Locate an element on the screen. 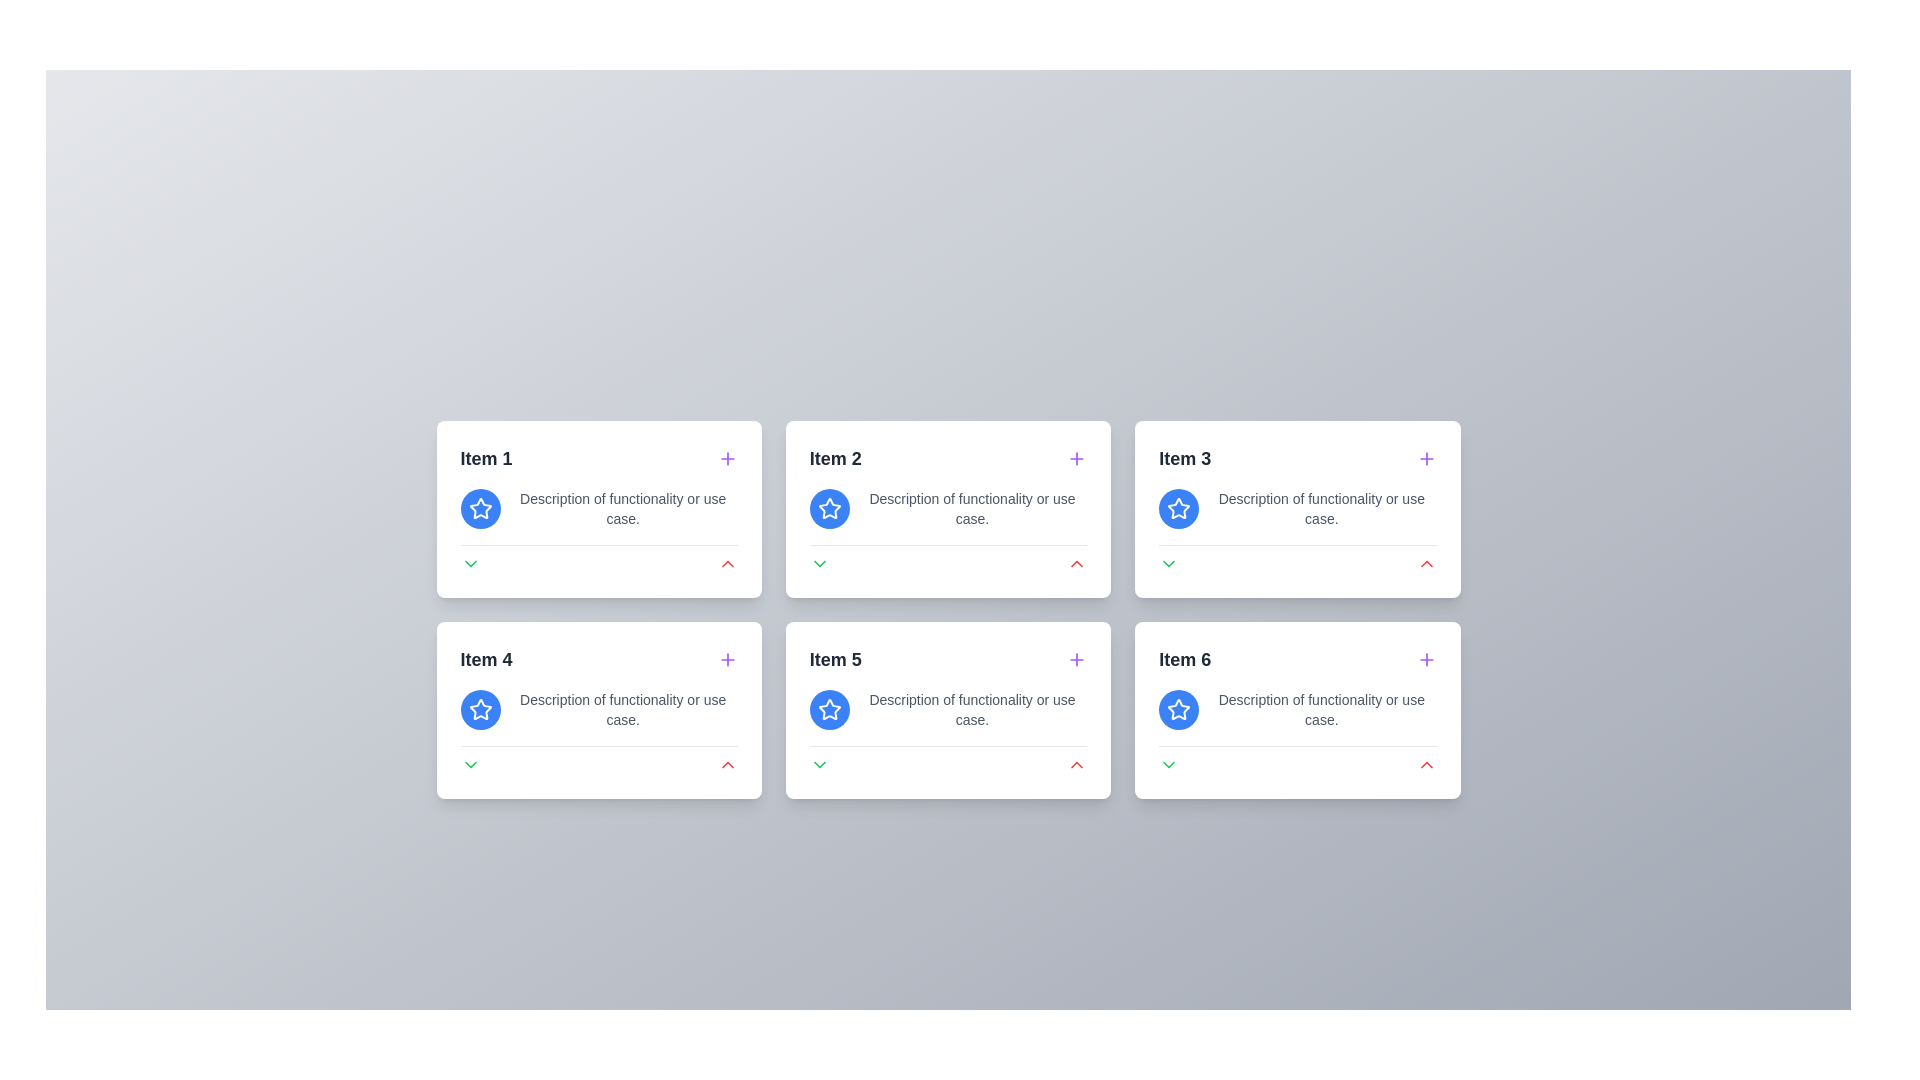 The image size is (1920, 1080). the icon in the first column of the second row within the 'Item 5' card, which serves as a visual marker for the associated text is located at coordinates (829, 708).